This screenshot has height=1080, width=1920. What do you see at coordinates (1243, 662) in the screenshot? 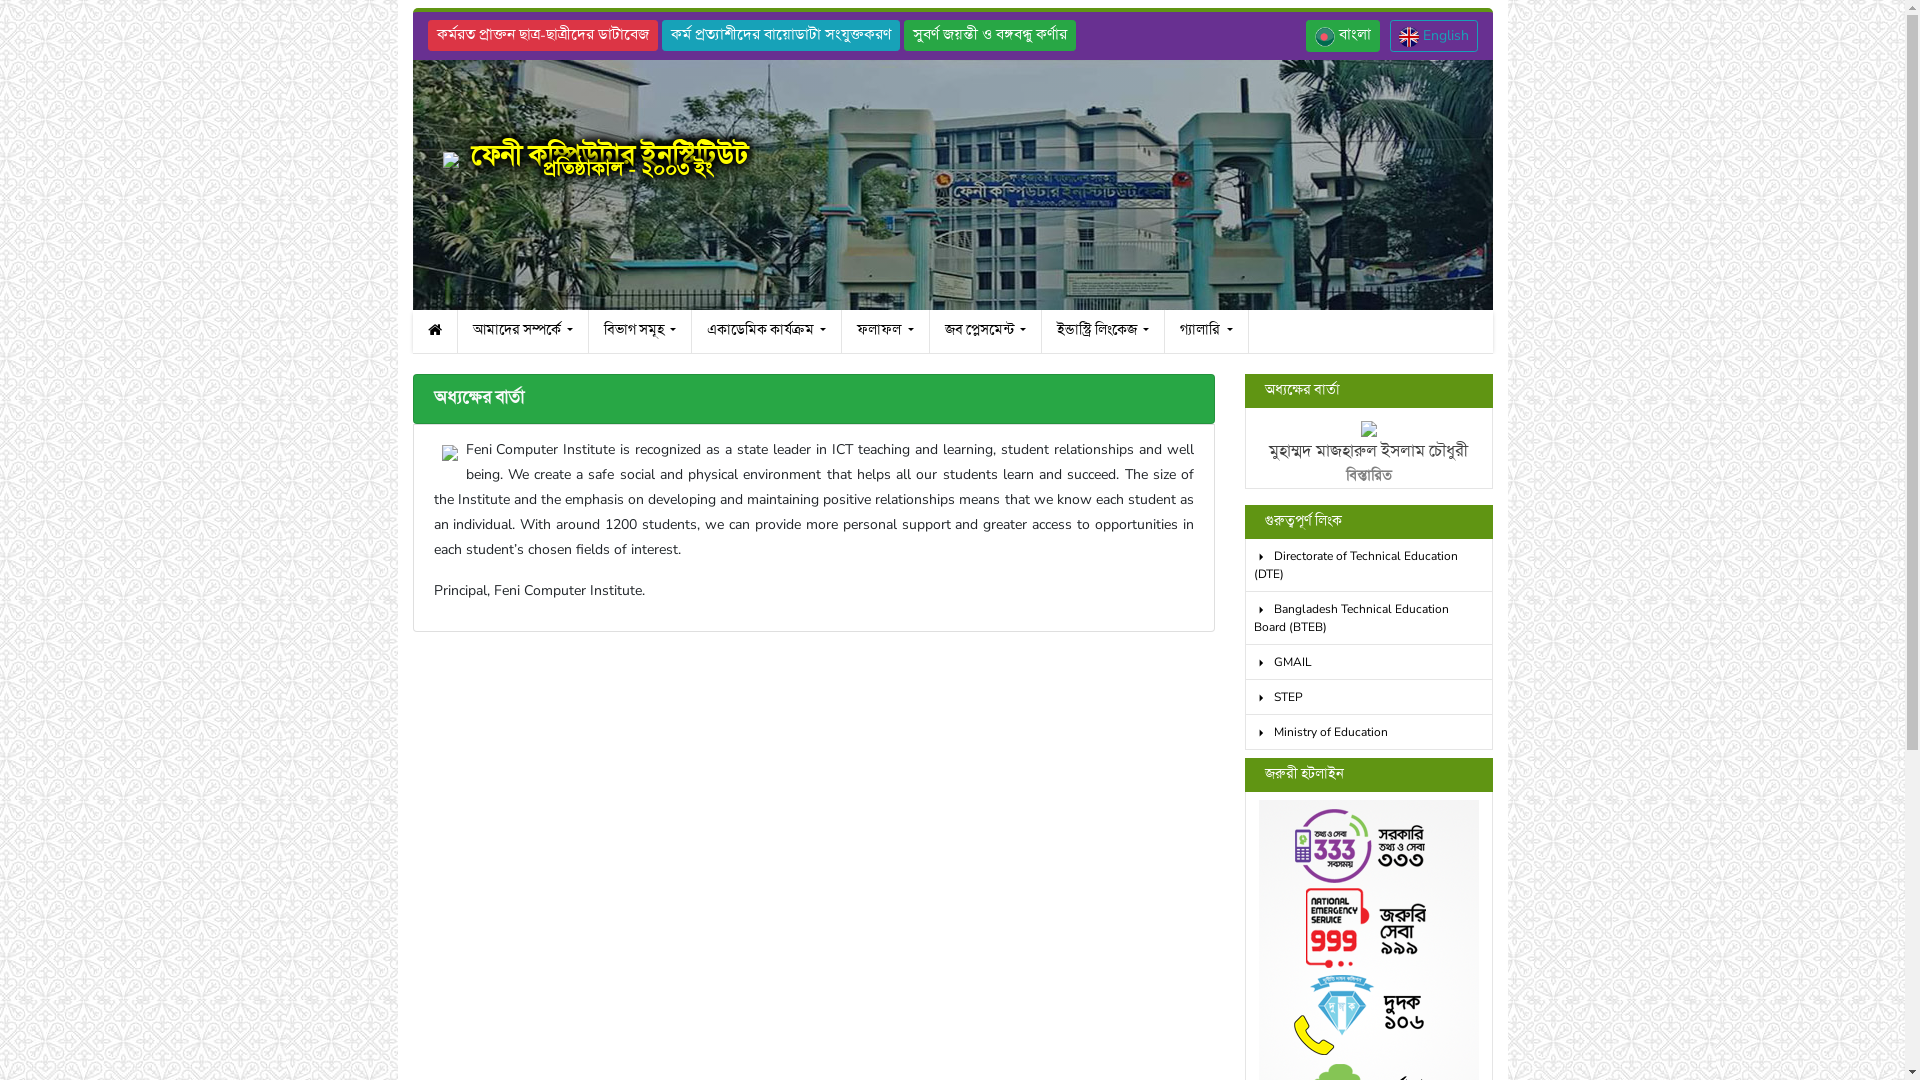
I see `'  GMAIL'` at bounding box center [1243, 662].